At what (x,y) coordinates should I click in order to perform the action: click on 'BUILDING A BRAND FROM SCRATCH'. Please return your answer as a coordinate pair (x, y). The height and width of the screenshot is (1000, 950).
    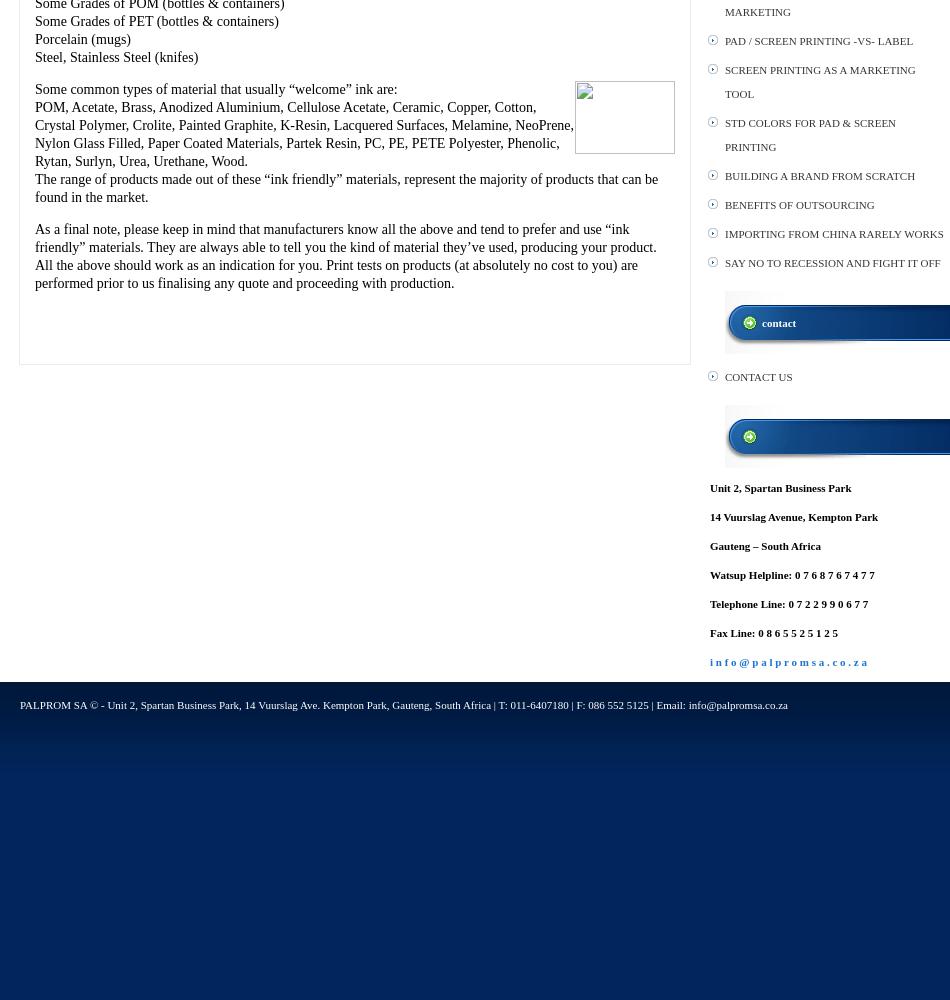
    Looking at the image, I should click on (819, 176).